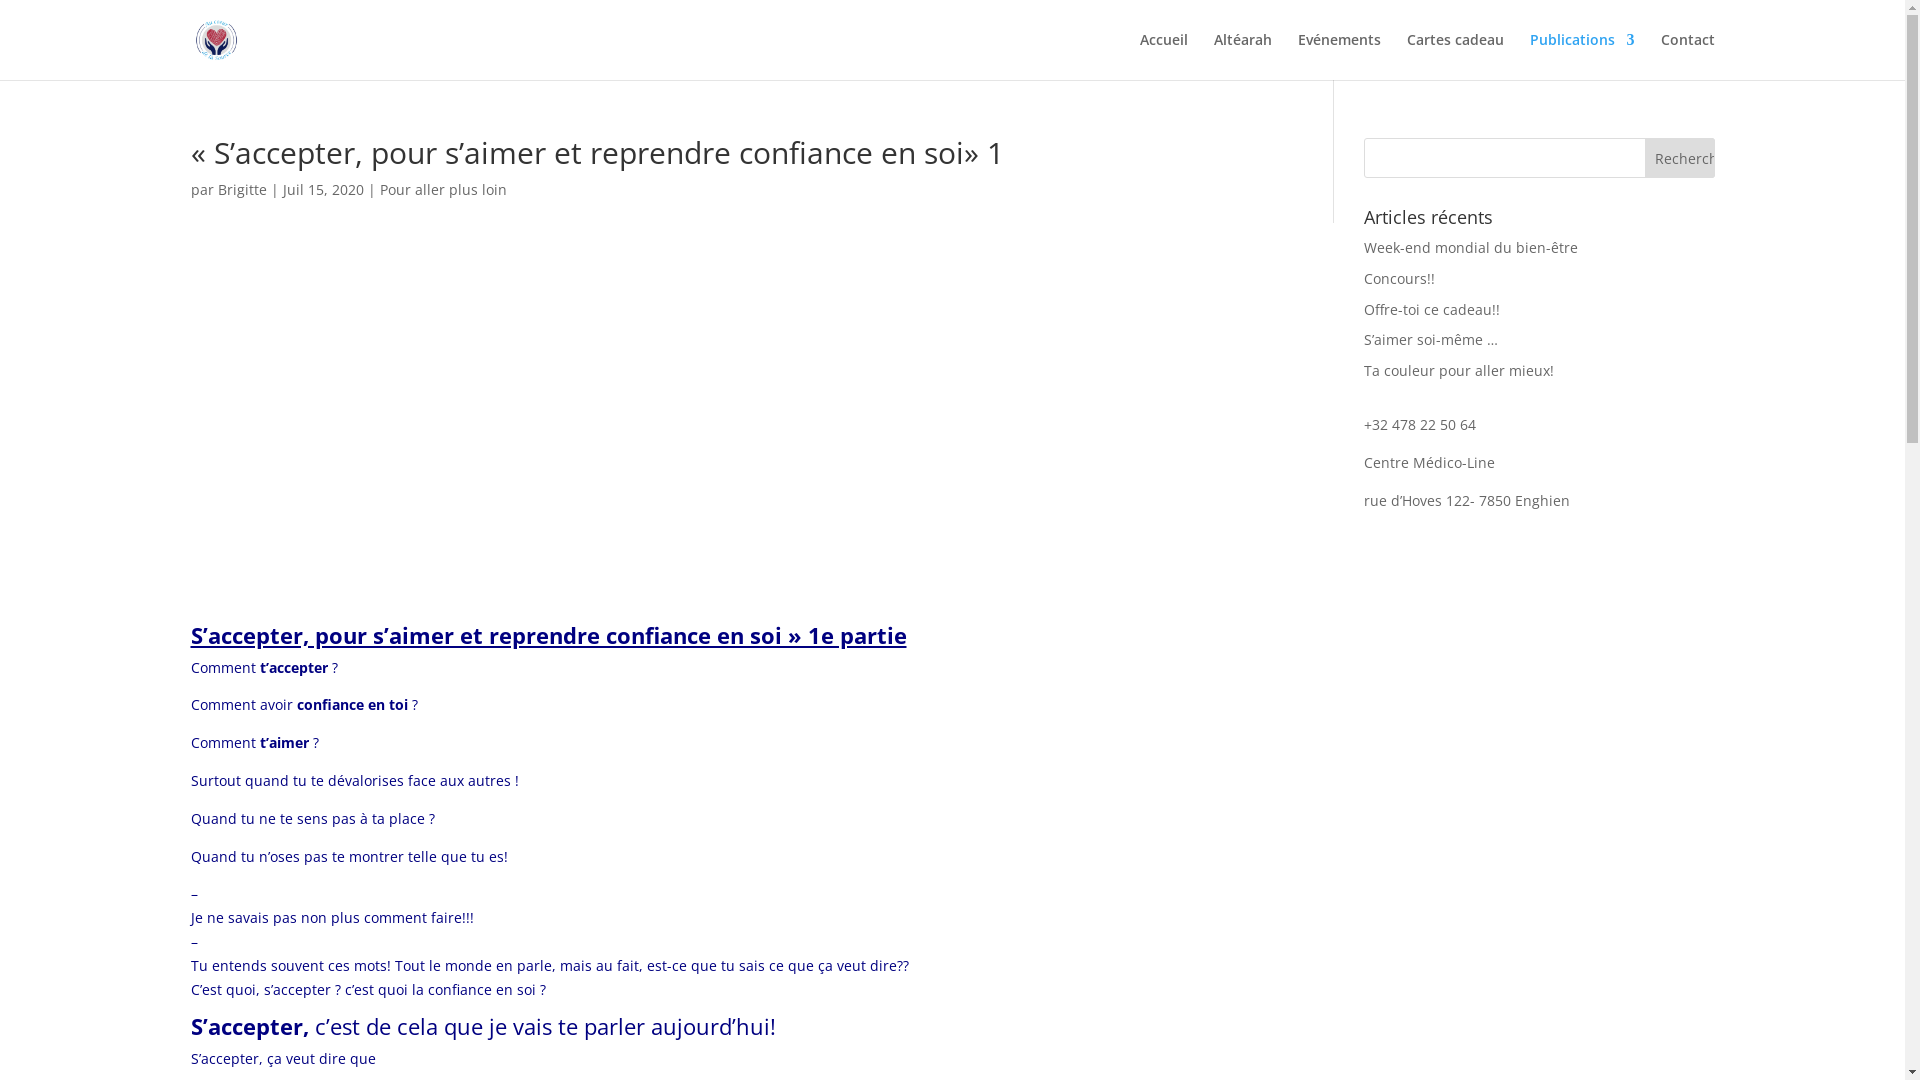 This screenshot has width=1920, height=1080. What do you see at coordinates (1660, 55) in the screenshot?
I see `'Contact'` at bounding box center [1660, 55].